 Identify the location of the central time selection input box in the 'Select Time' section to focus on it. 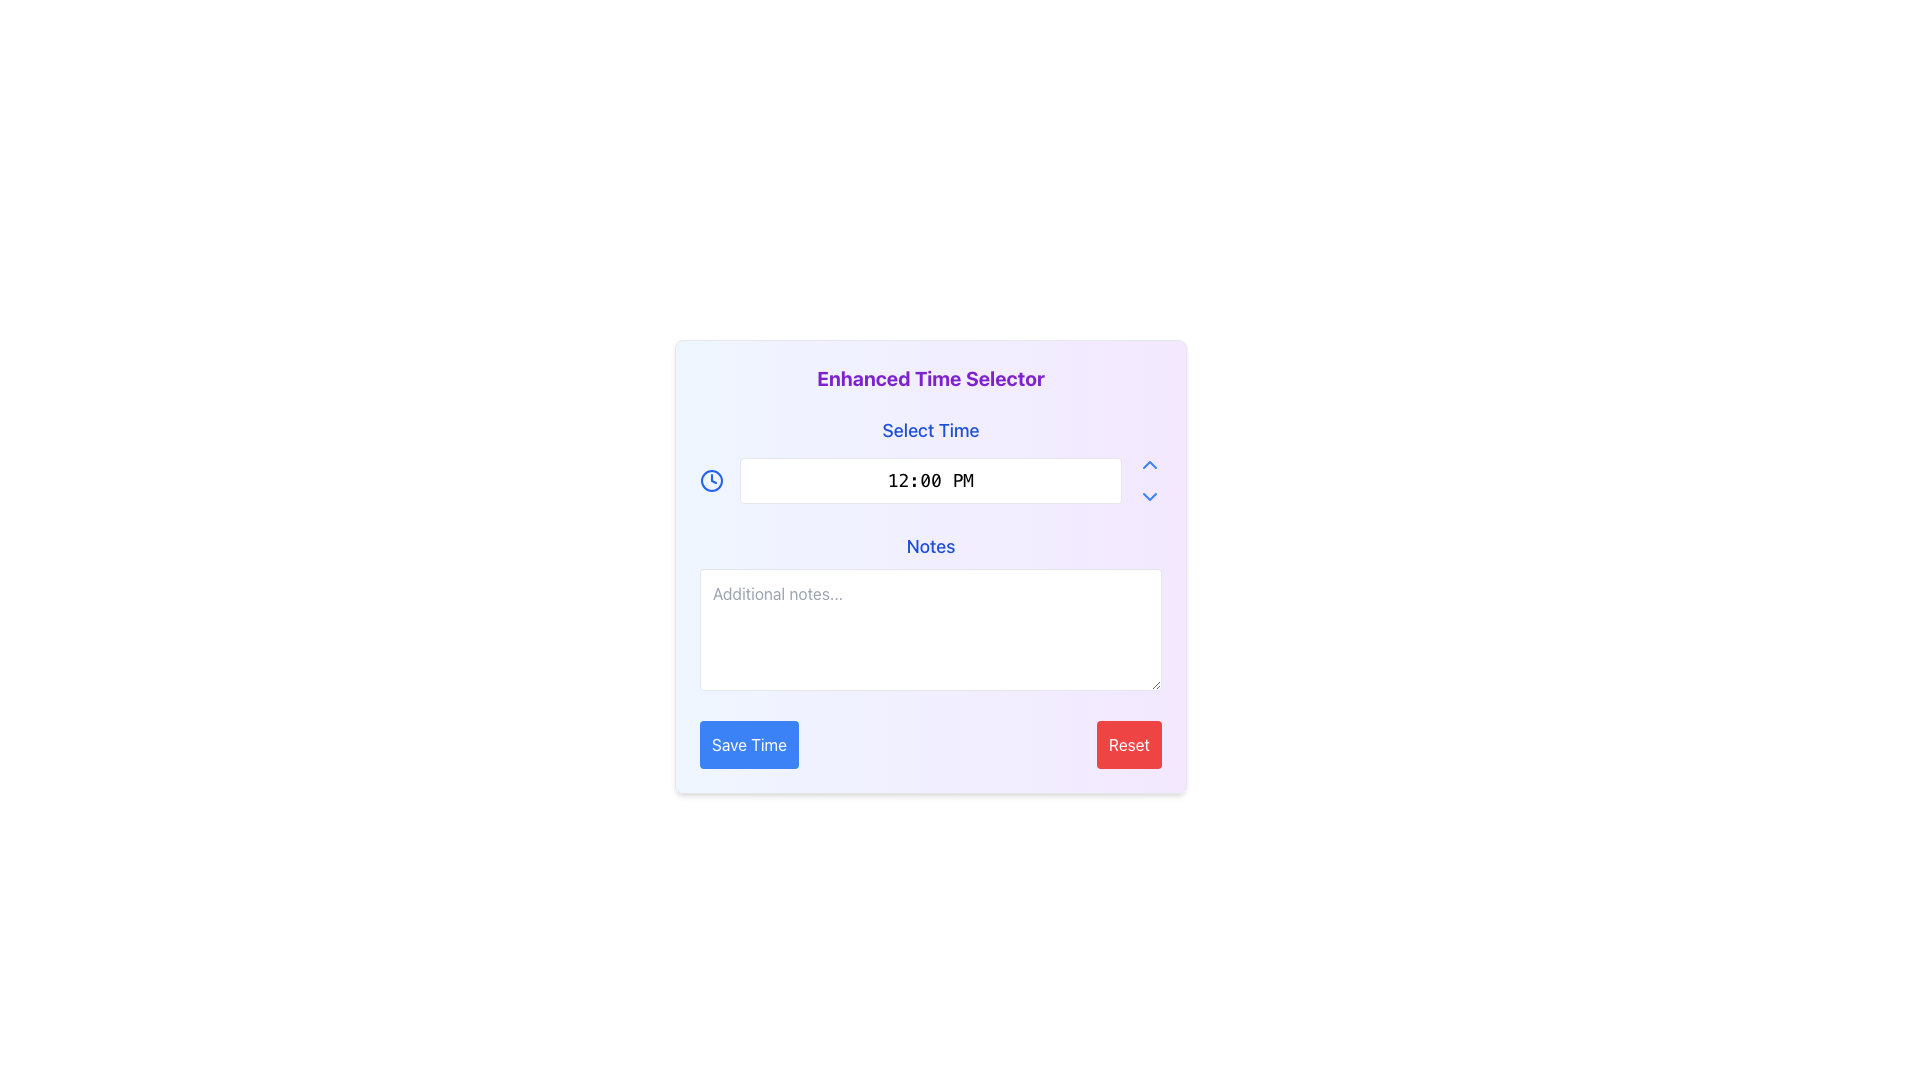
(930, 481).